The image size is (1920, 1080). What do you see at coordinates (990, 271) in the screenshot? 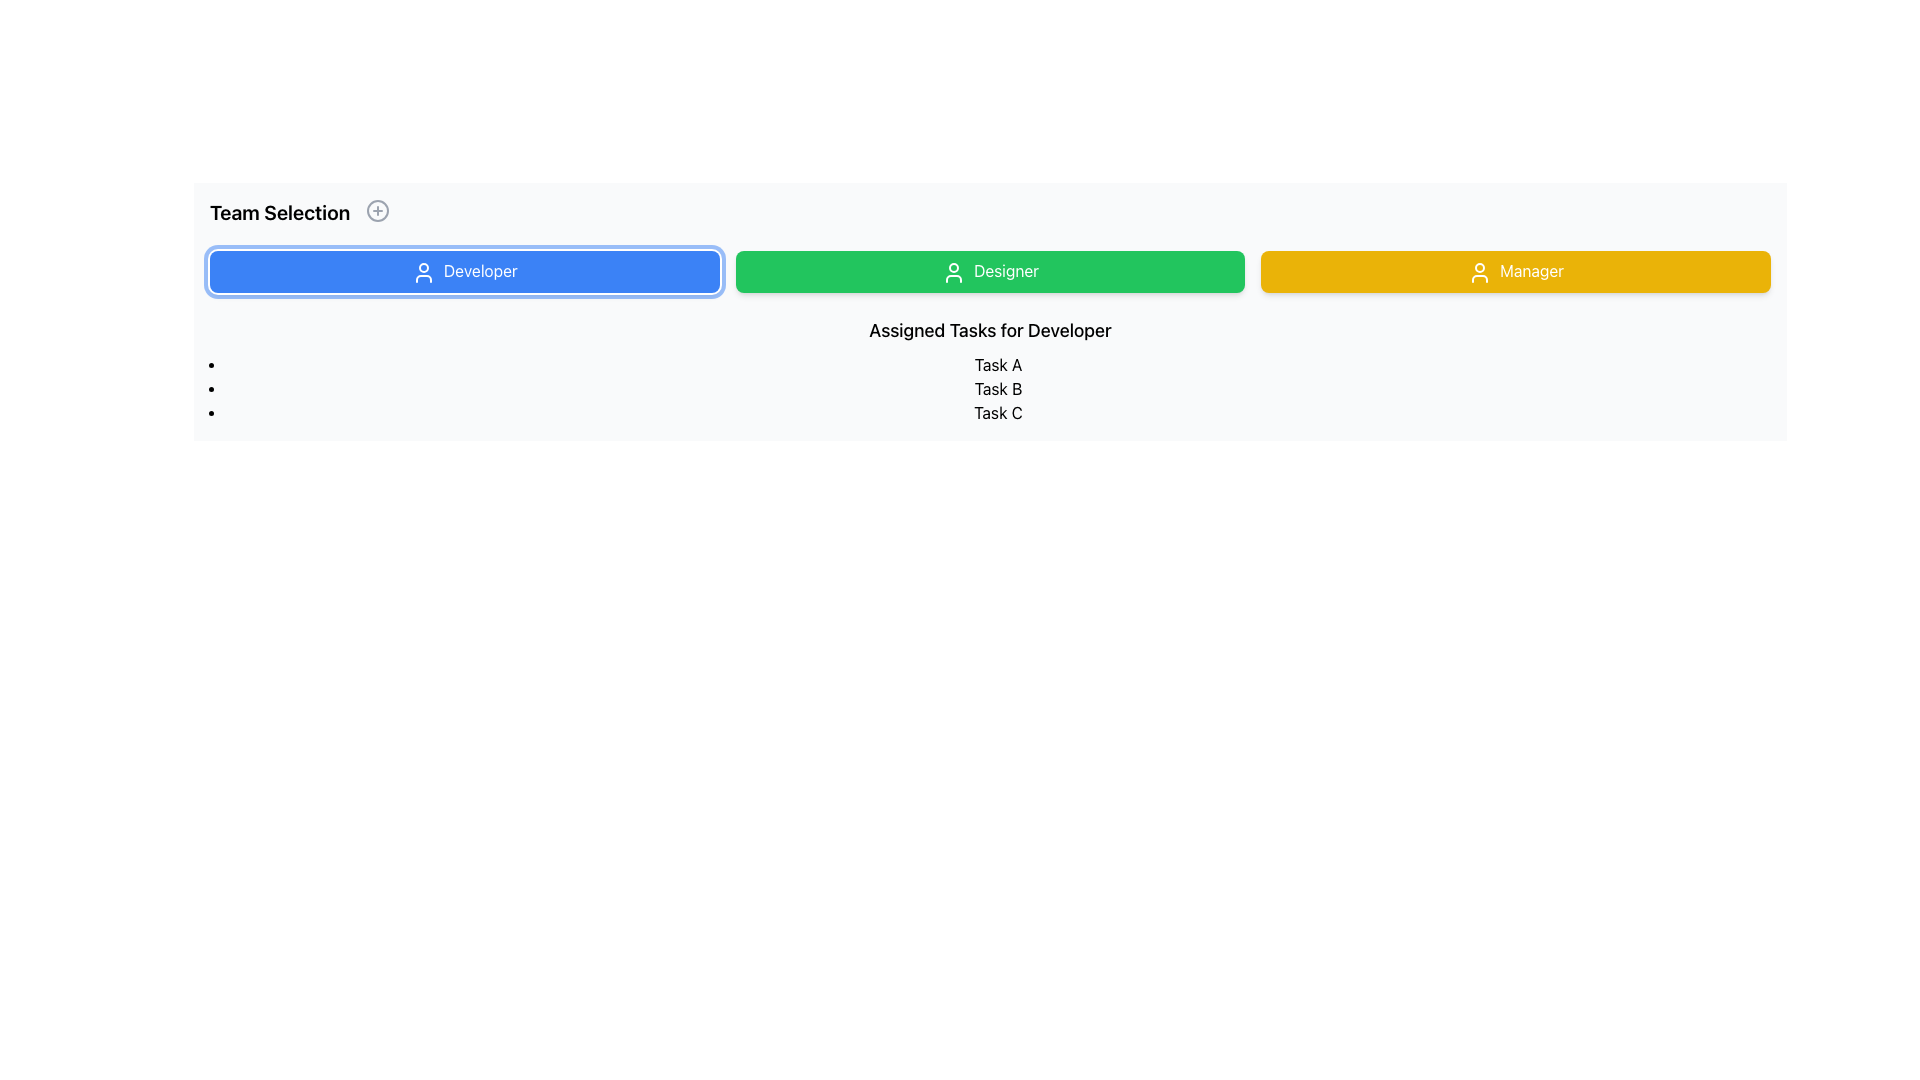
I see `the role selection button for 'Designer', which is the second button from the left` at bounding box center [990, 271].